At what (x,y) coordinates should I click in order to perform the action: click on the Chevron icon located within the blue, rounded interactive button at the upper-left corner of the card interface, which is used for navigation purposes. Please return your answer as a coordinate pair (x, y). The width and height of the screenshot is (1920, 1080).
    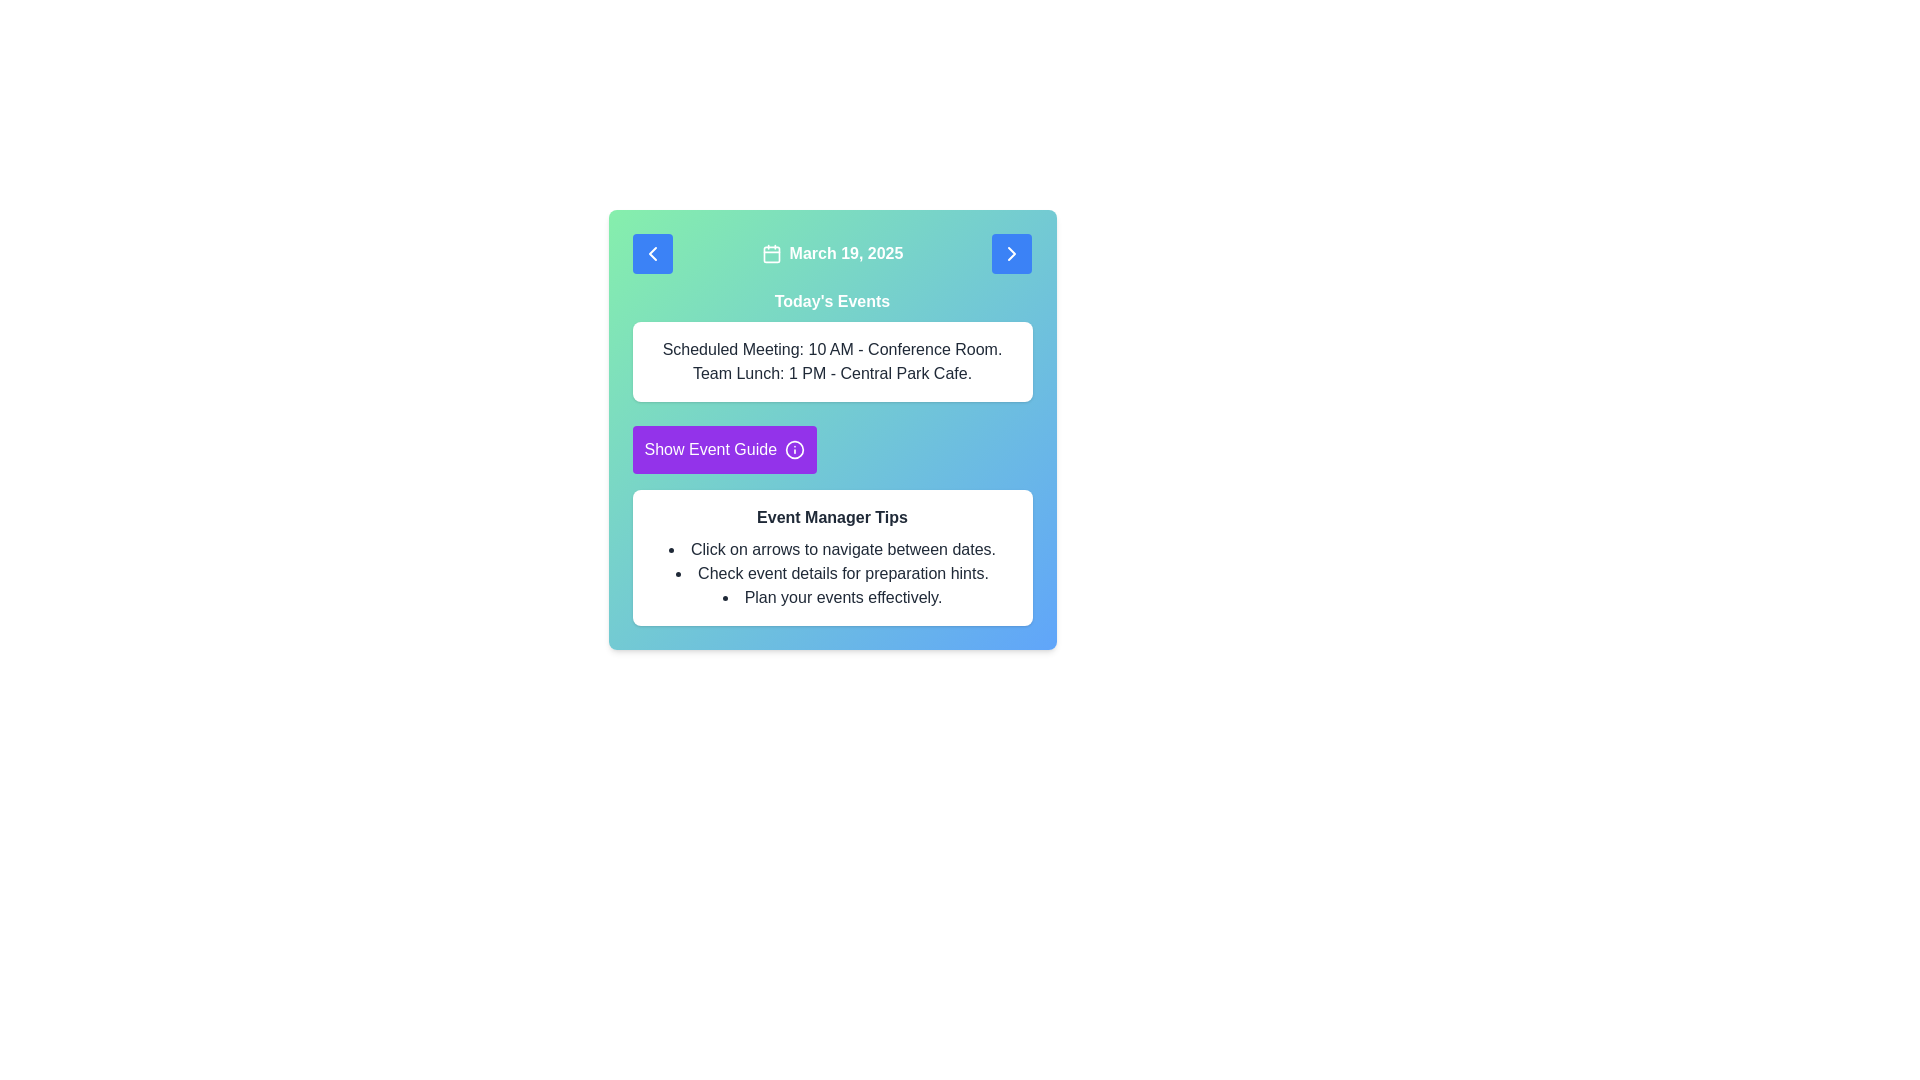
    Looking at the image, I should click on (652, 253).